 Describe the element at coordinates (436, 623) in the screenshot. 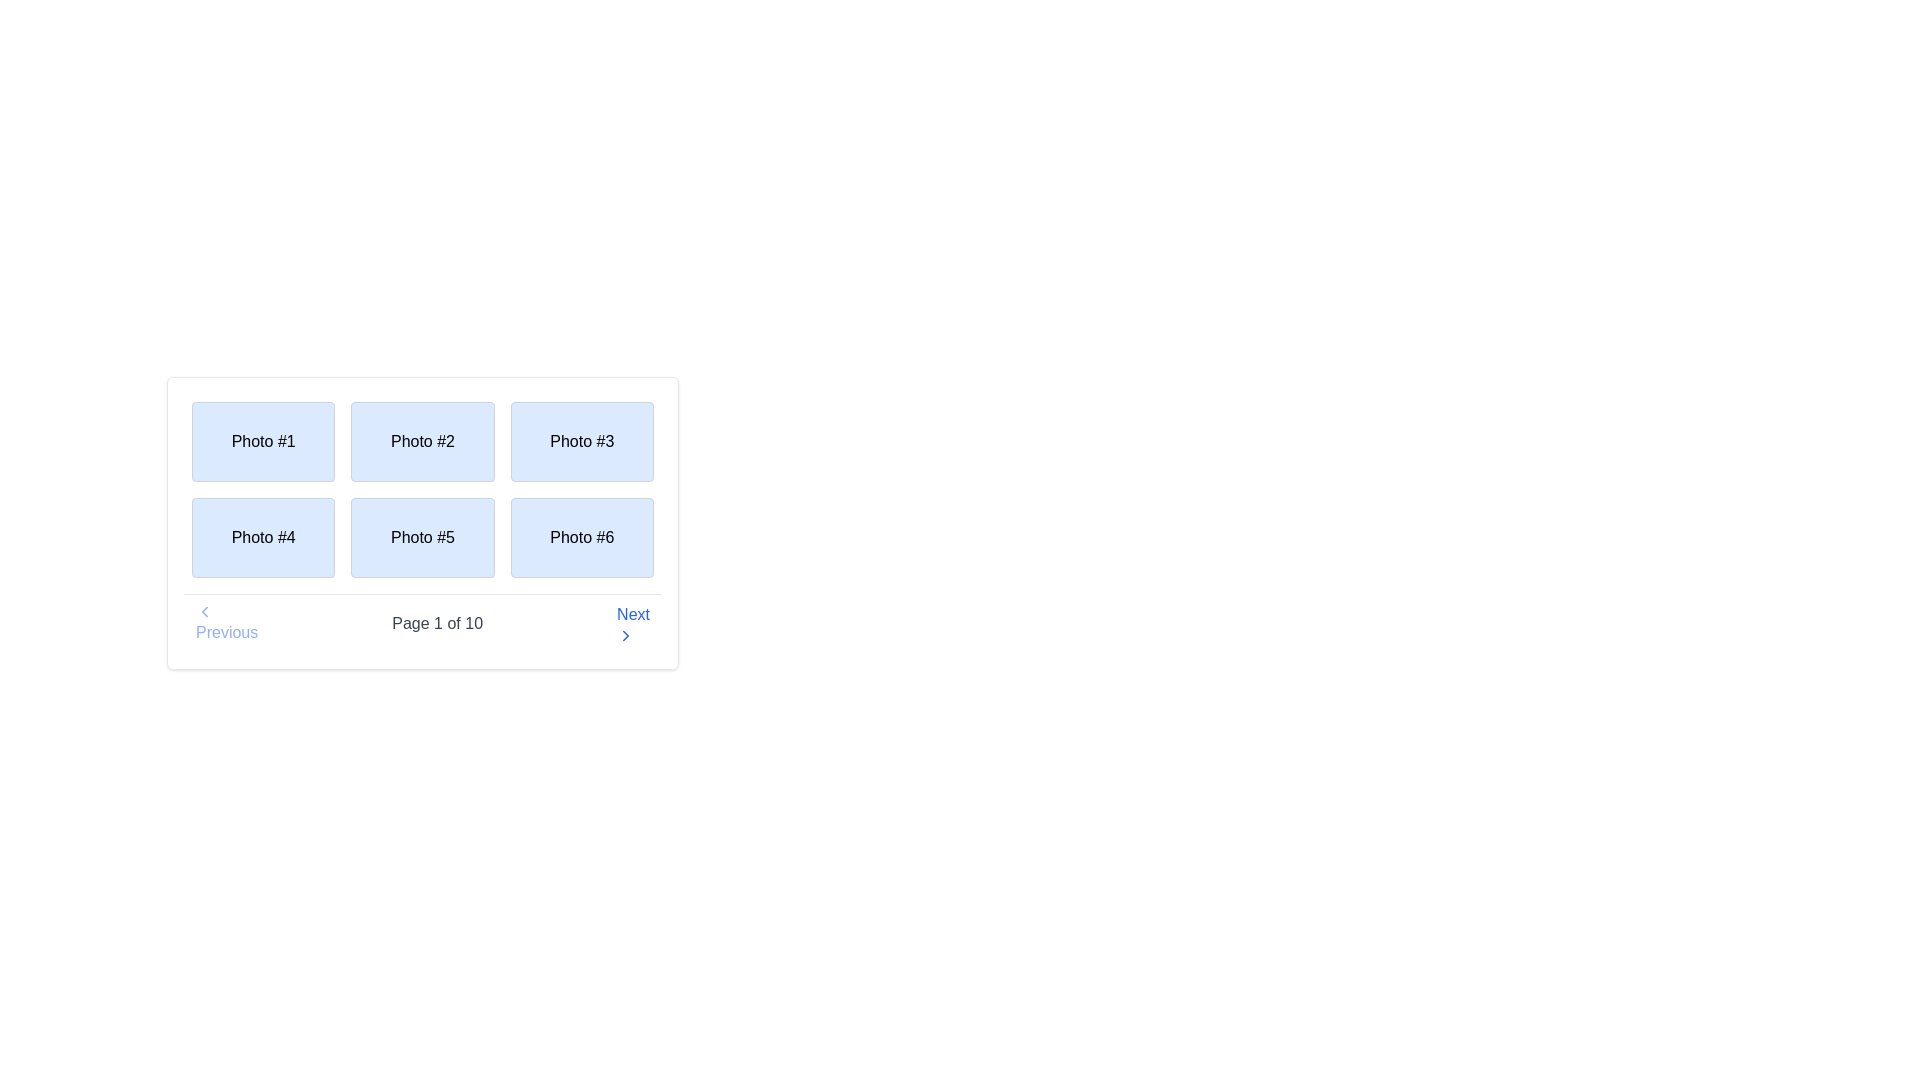

I see `the text label that displays the current page information, indicating the user is viewing page 1 out of 10, located centrally between the 'Previous' and 'Next' buttons in the navigation control bar` at that location.